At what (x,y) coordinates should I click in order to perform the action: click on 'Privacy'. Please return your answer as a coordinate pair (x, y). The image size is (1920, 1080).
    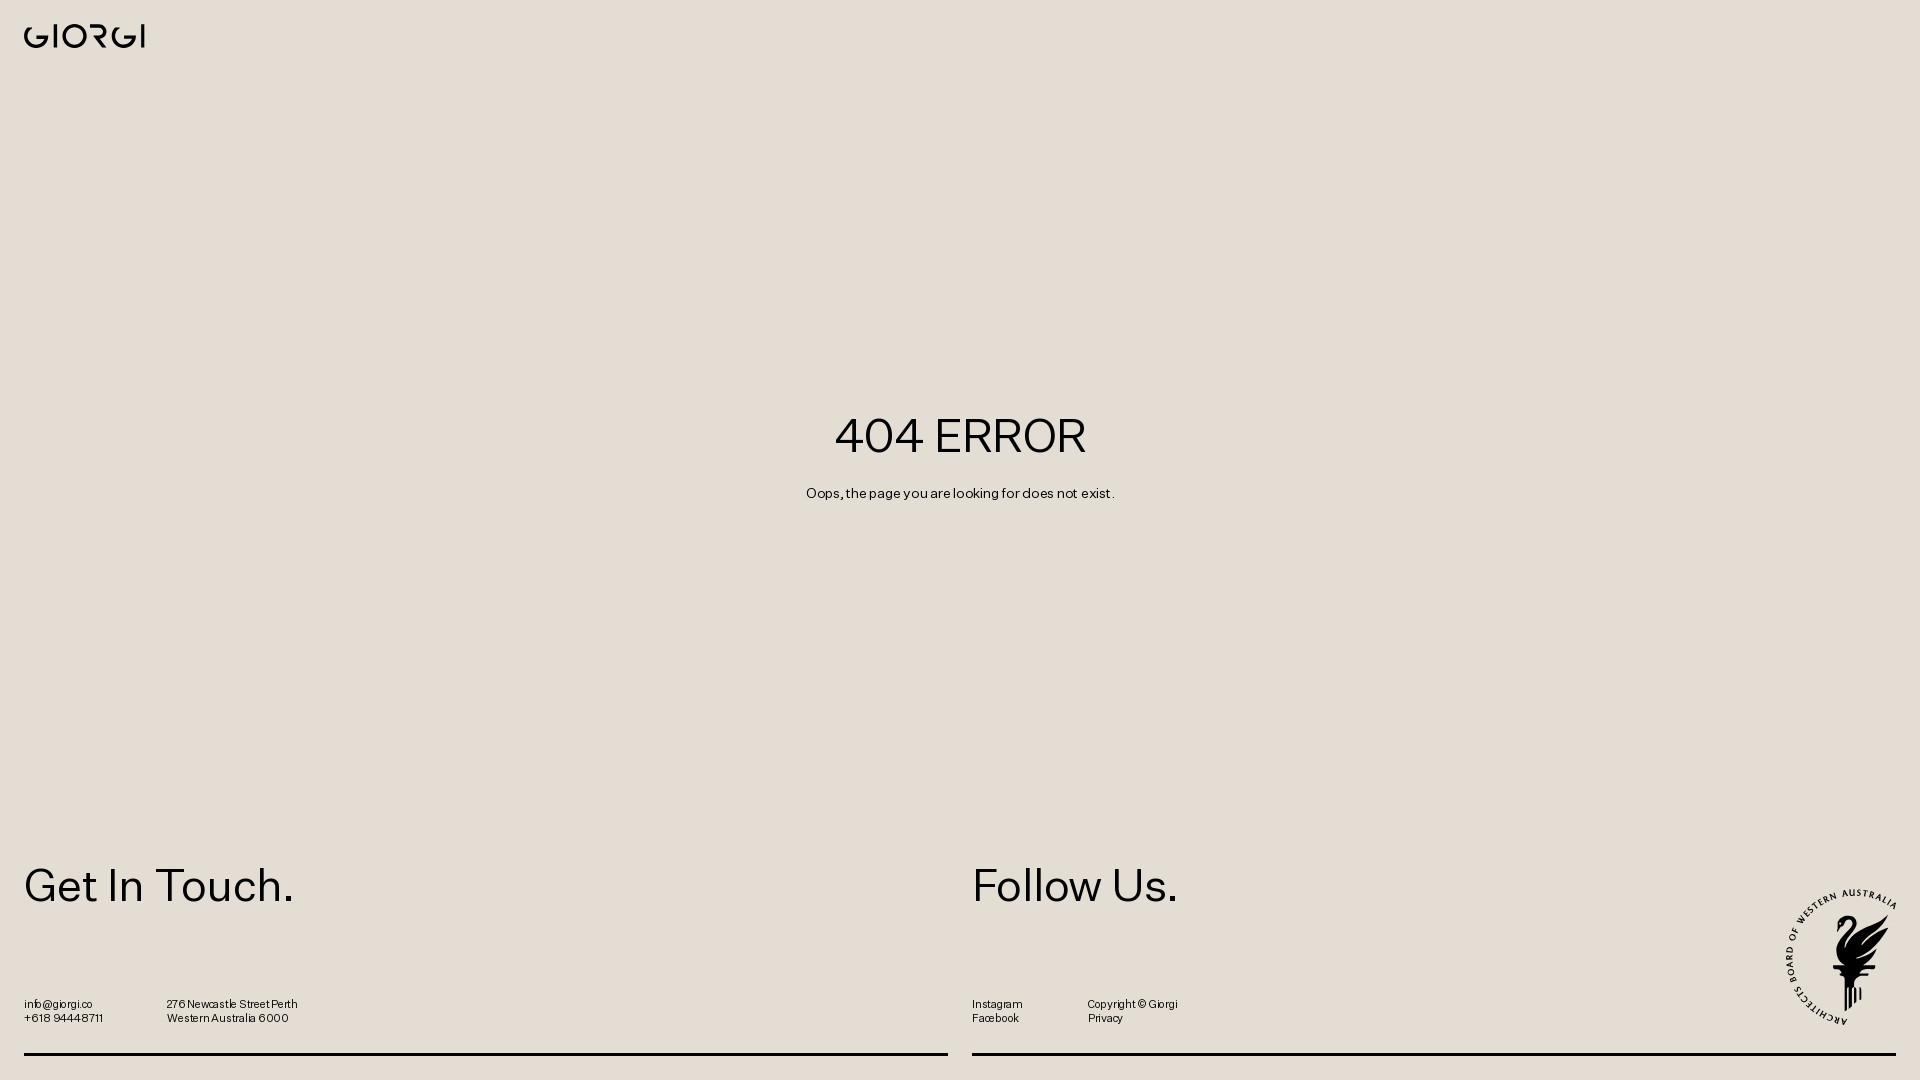
    Looking at the image, I should click on (1104, 1017).